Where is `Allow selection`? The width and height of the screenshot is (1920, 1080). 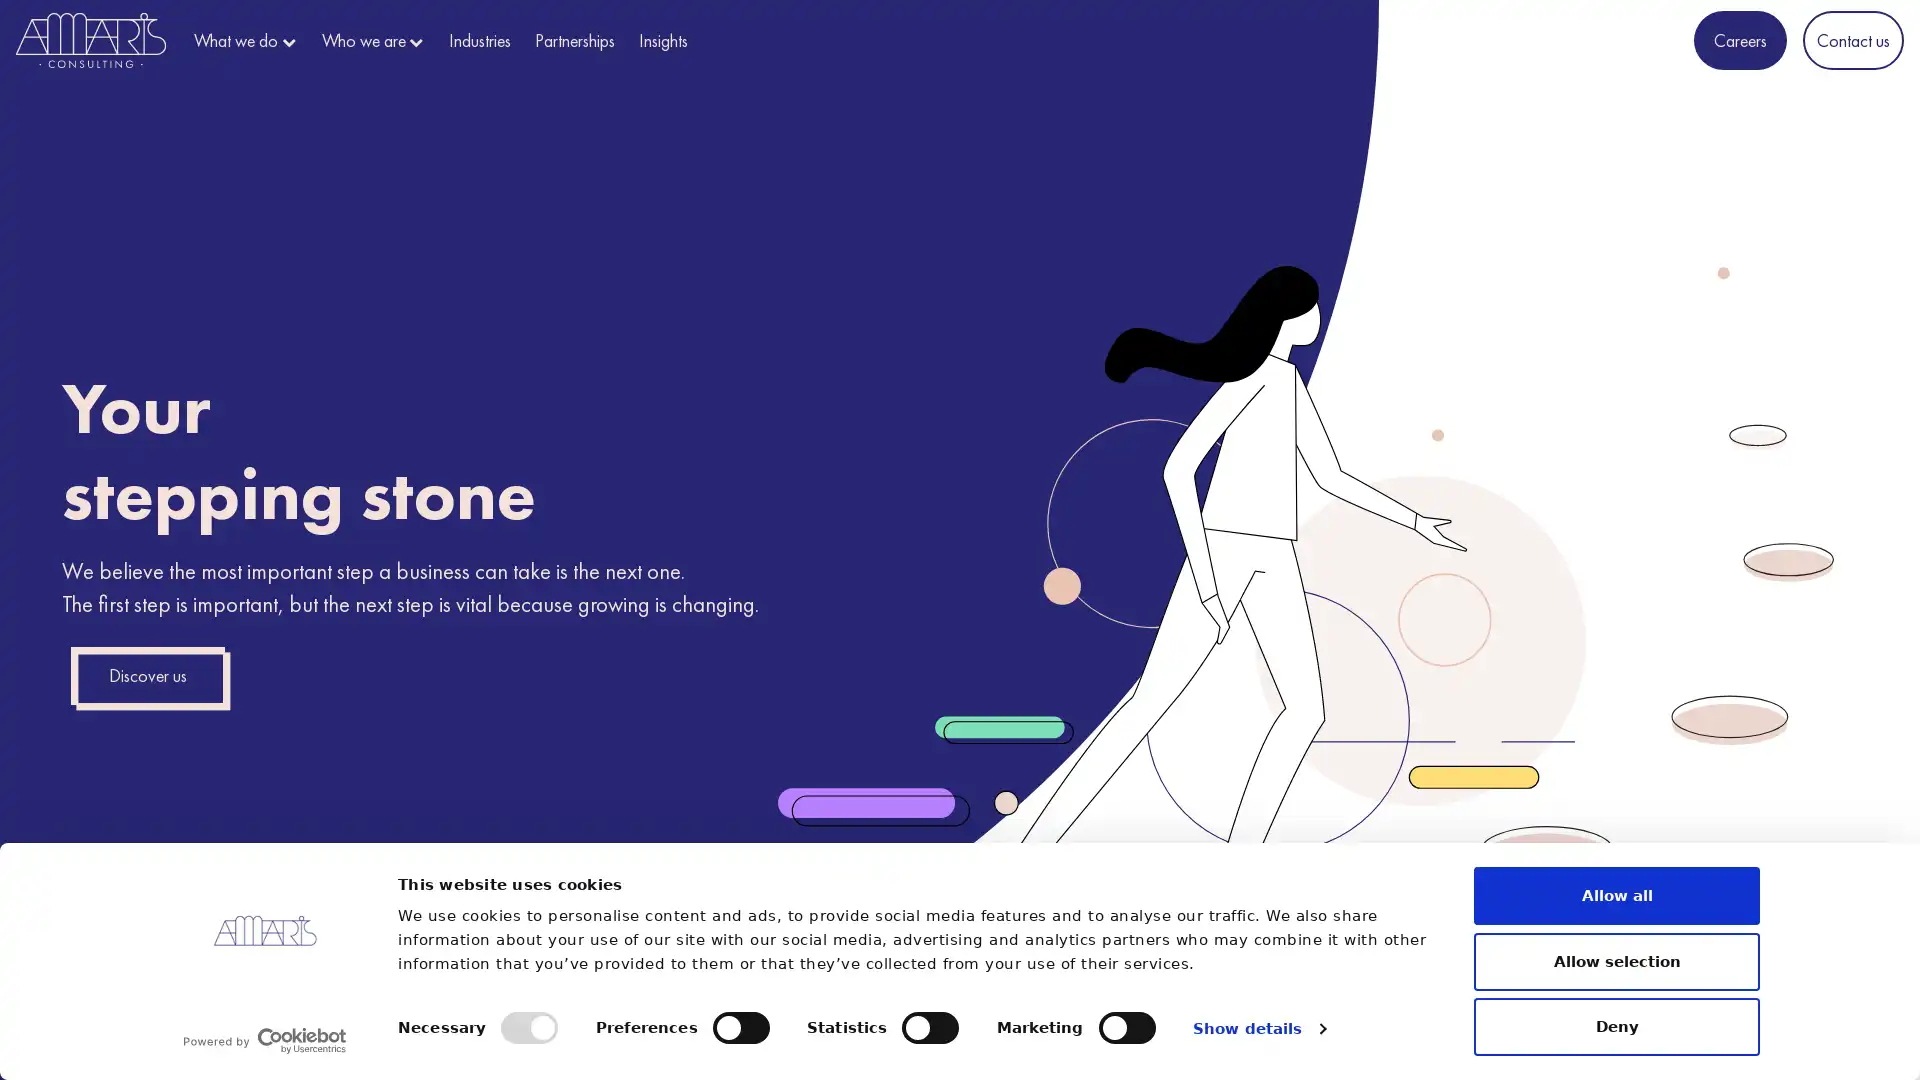
Allow selection is located at coordinates (1617, 959).